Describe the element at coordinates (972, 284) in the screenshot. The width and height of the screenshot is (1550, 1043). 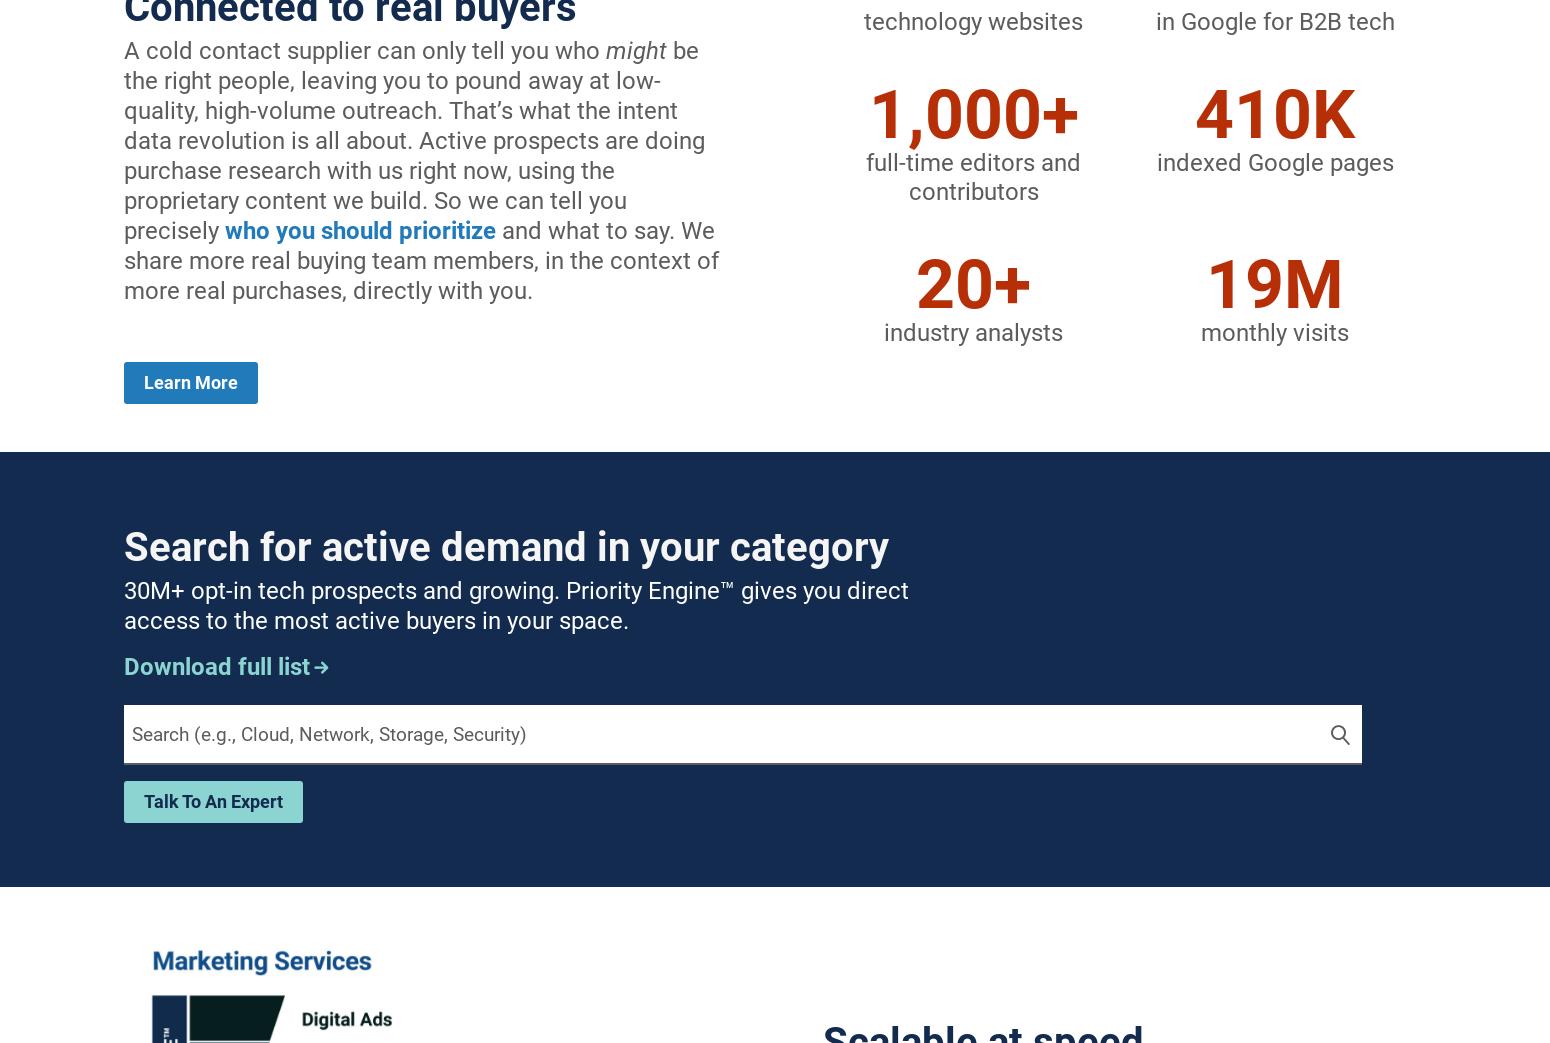
I see `'20+'` at that location.